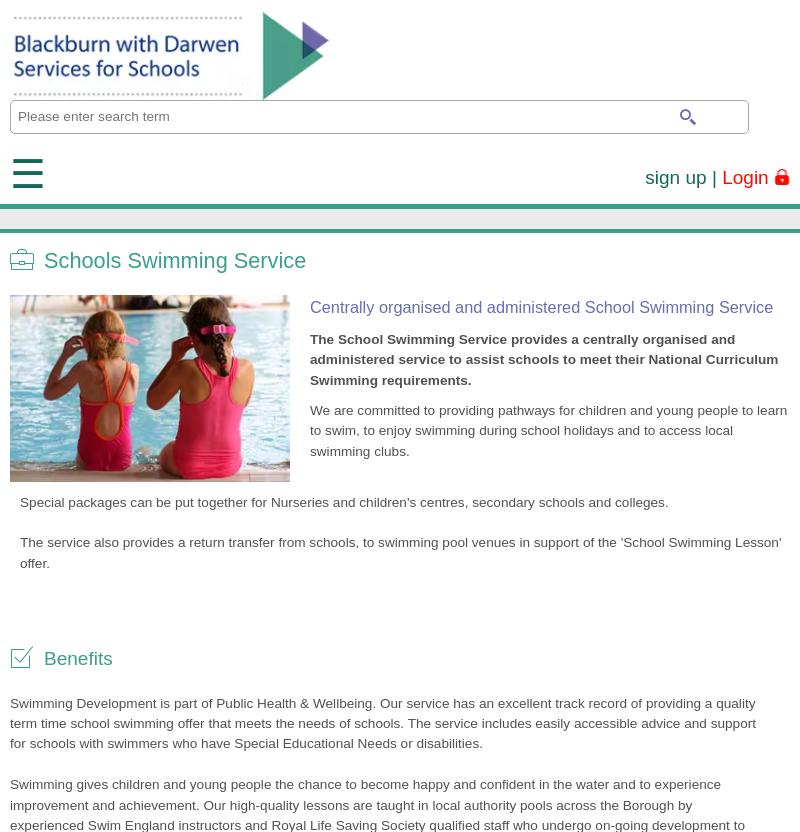  I want to click on 'Claire Birchenough - Blackburn and Darwen Schools', so click(167, 728).